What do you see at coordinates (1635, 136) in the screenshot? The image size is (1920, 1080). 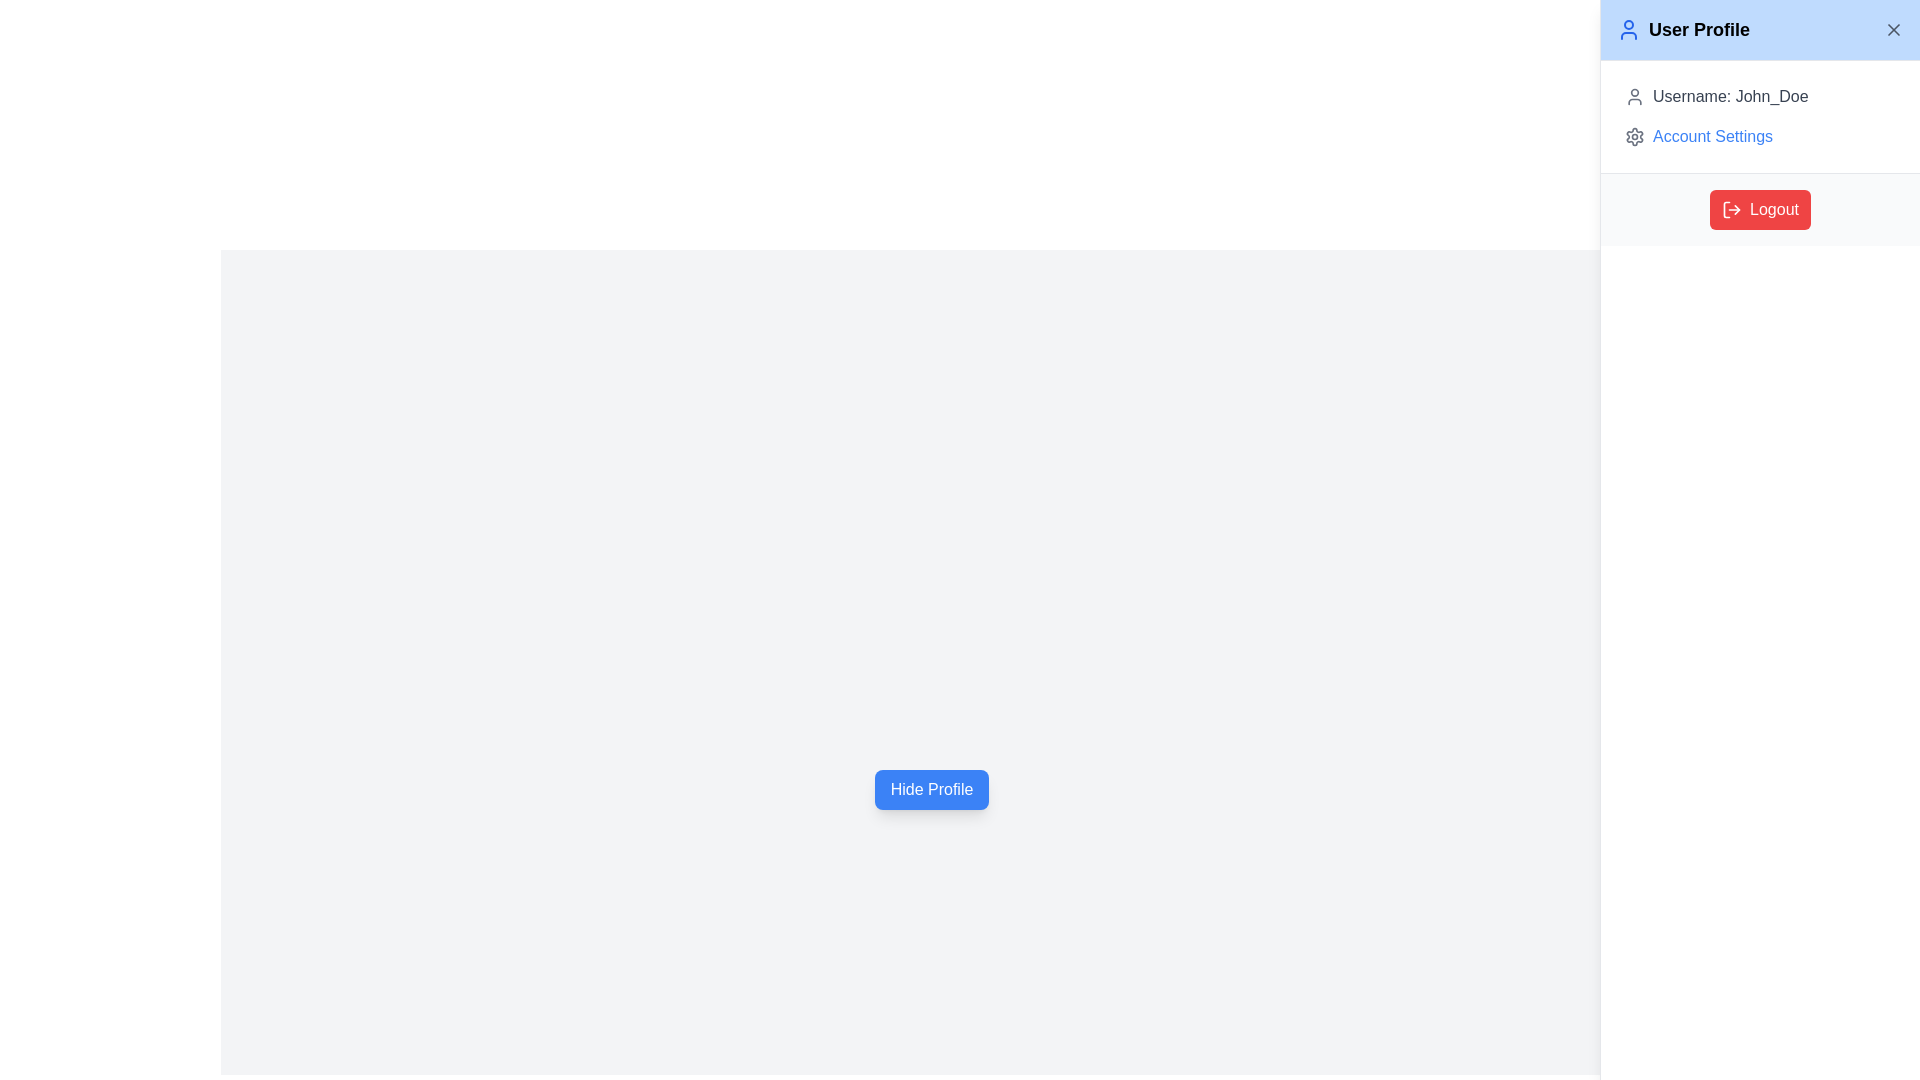 I see `the 'Account Settings' icon located in the sidebar above the red logout button` at bounding box center [1635, 136].